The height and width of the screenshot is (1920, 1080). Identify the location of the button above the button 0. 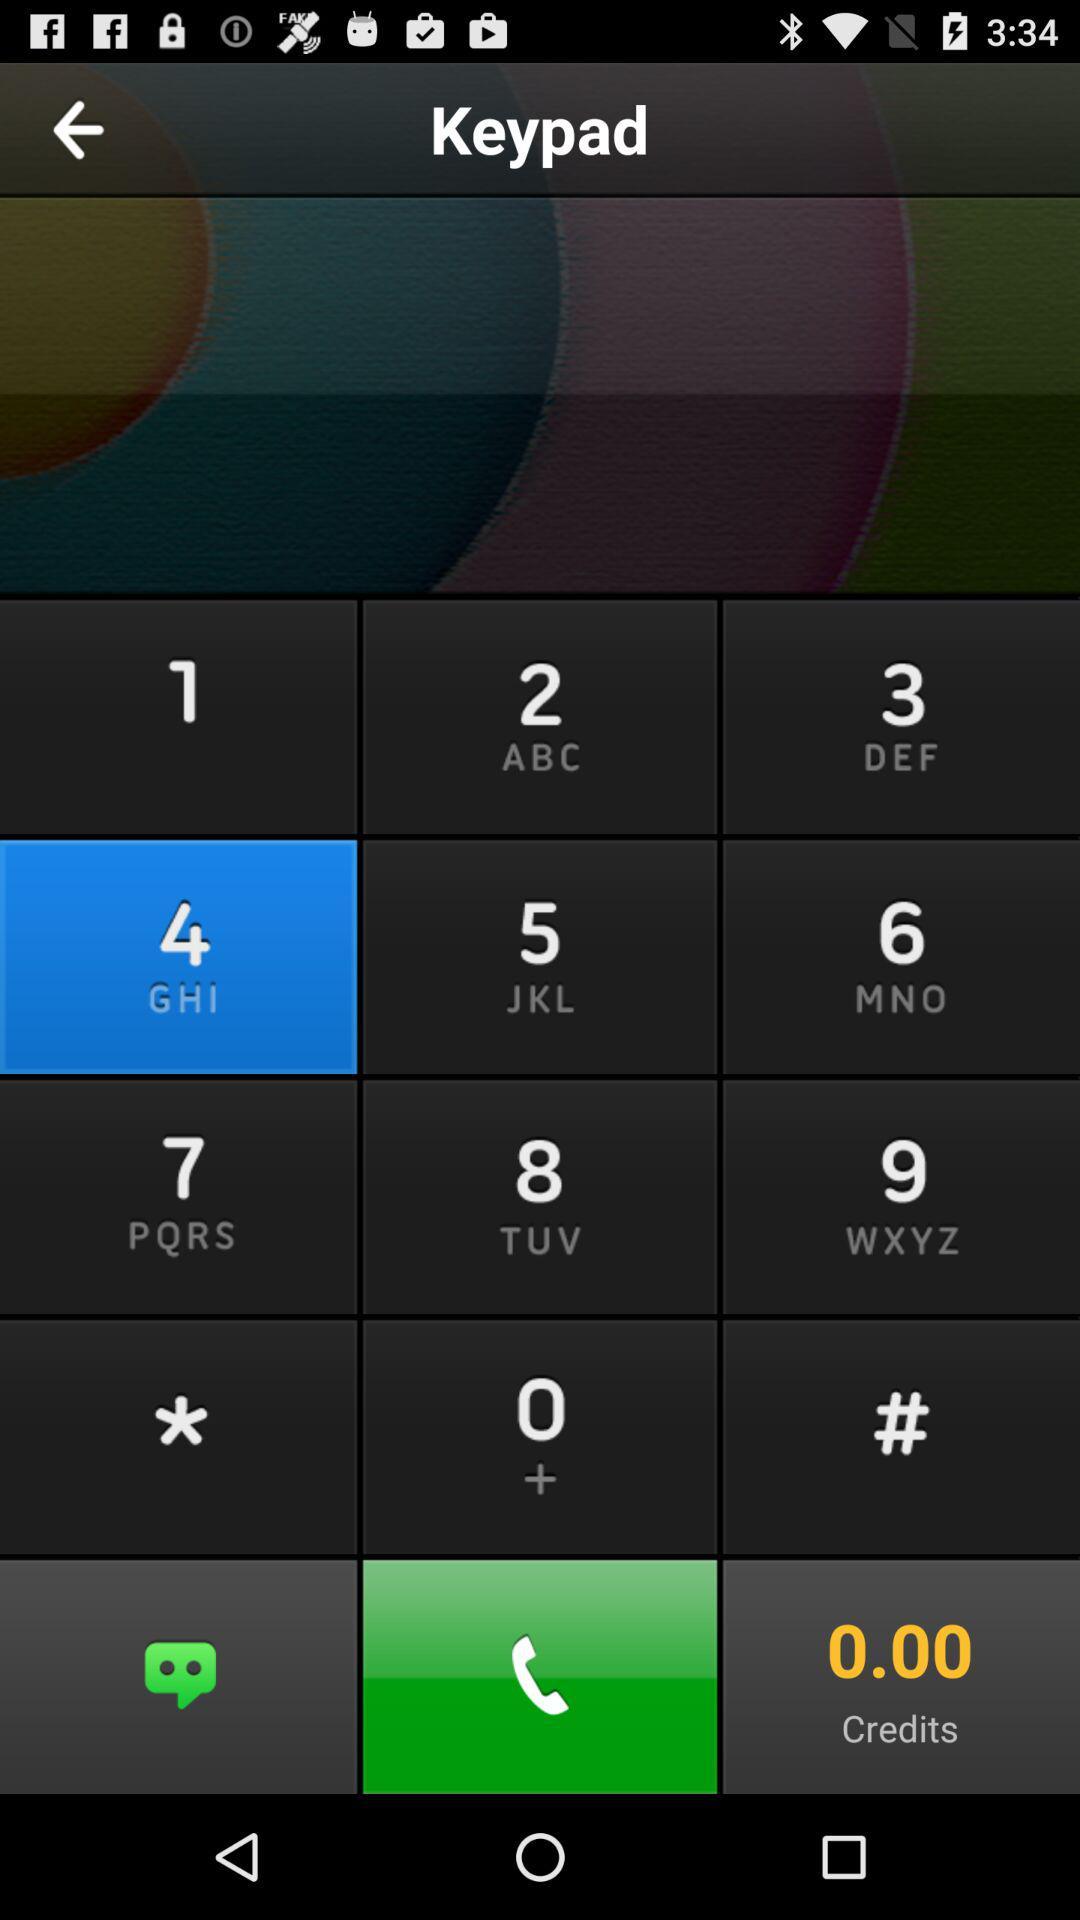
(540, 1194).